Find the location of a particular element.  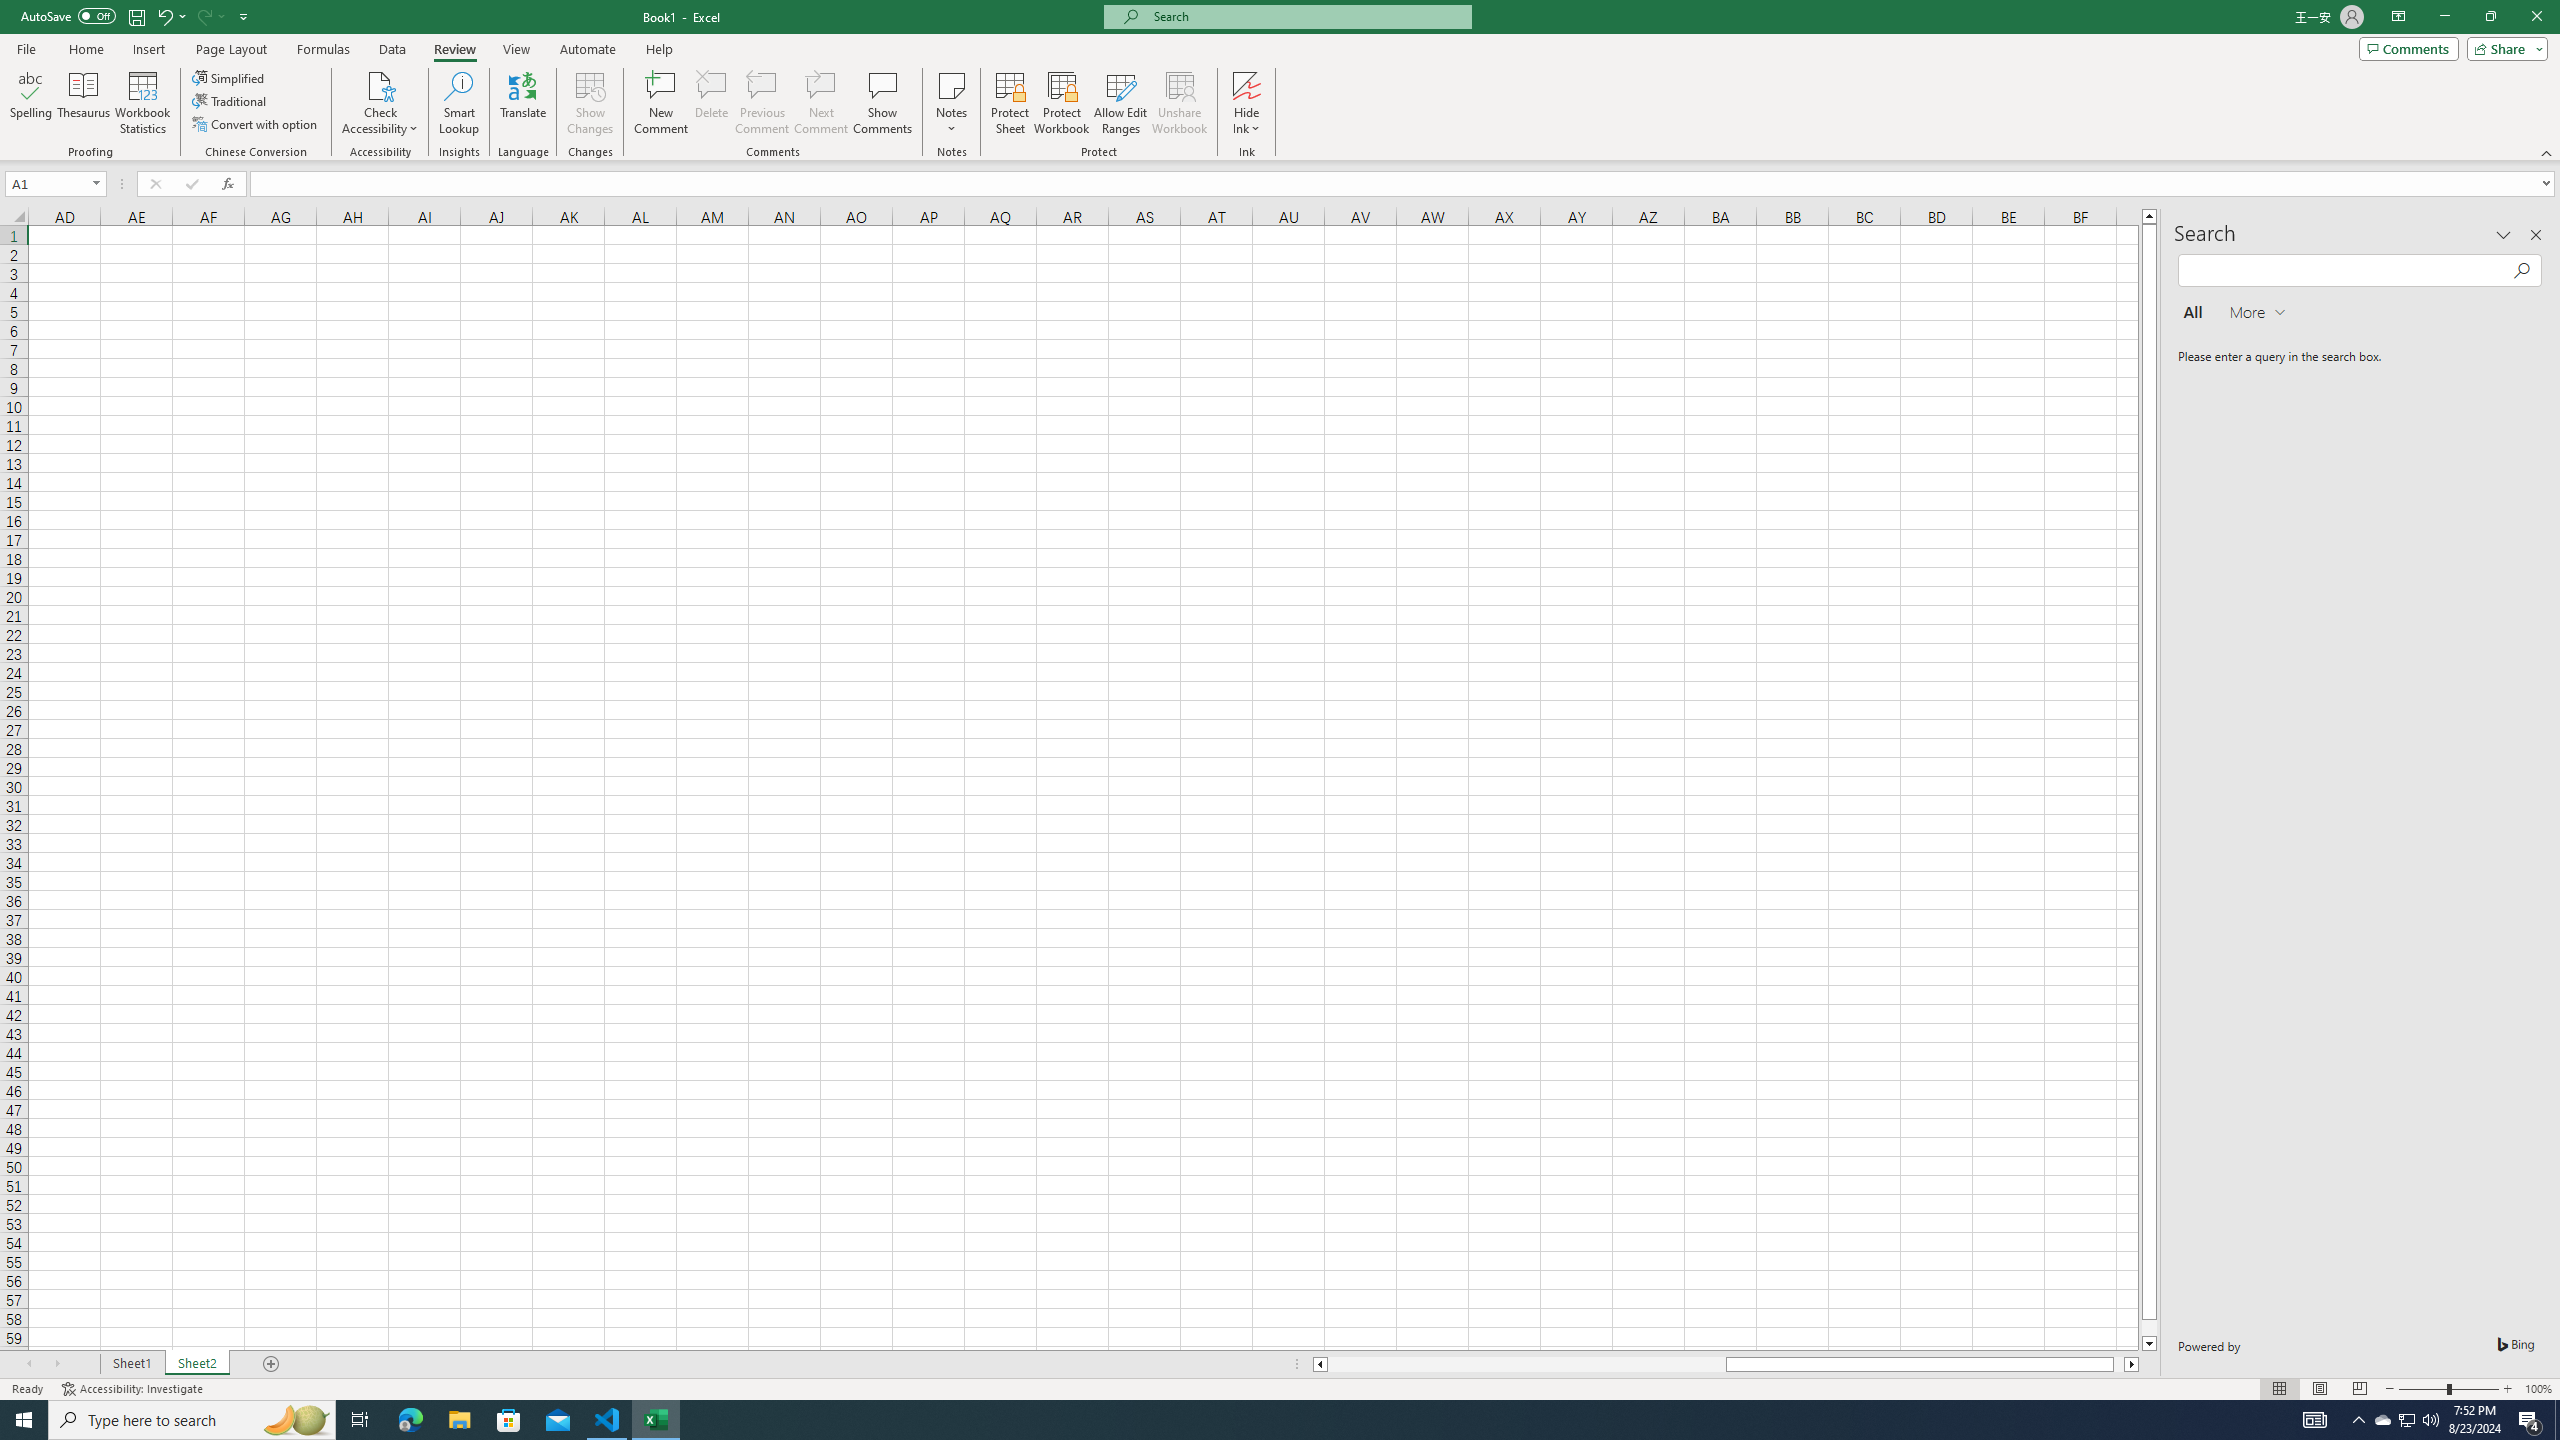

'Next Comment' is located at coordinates (819, 103).